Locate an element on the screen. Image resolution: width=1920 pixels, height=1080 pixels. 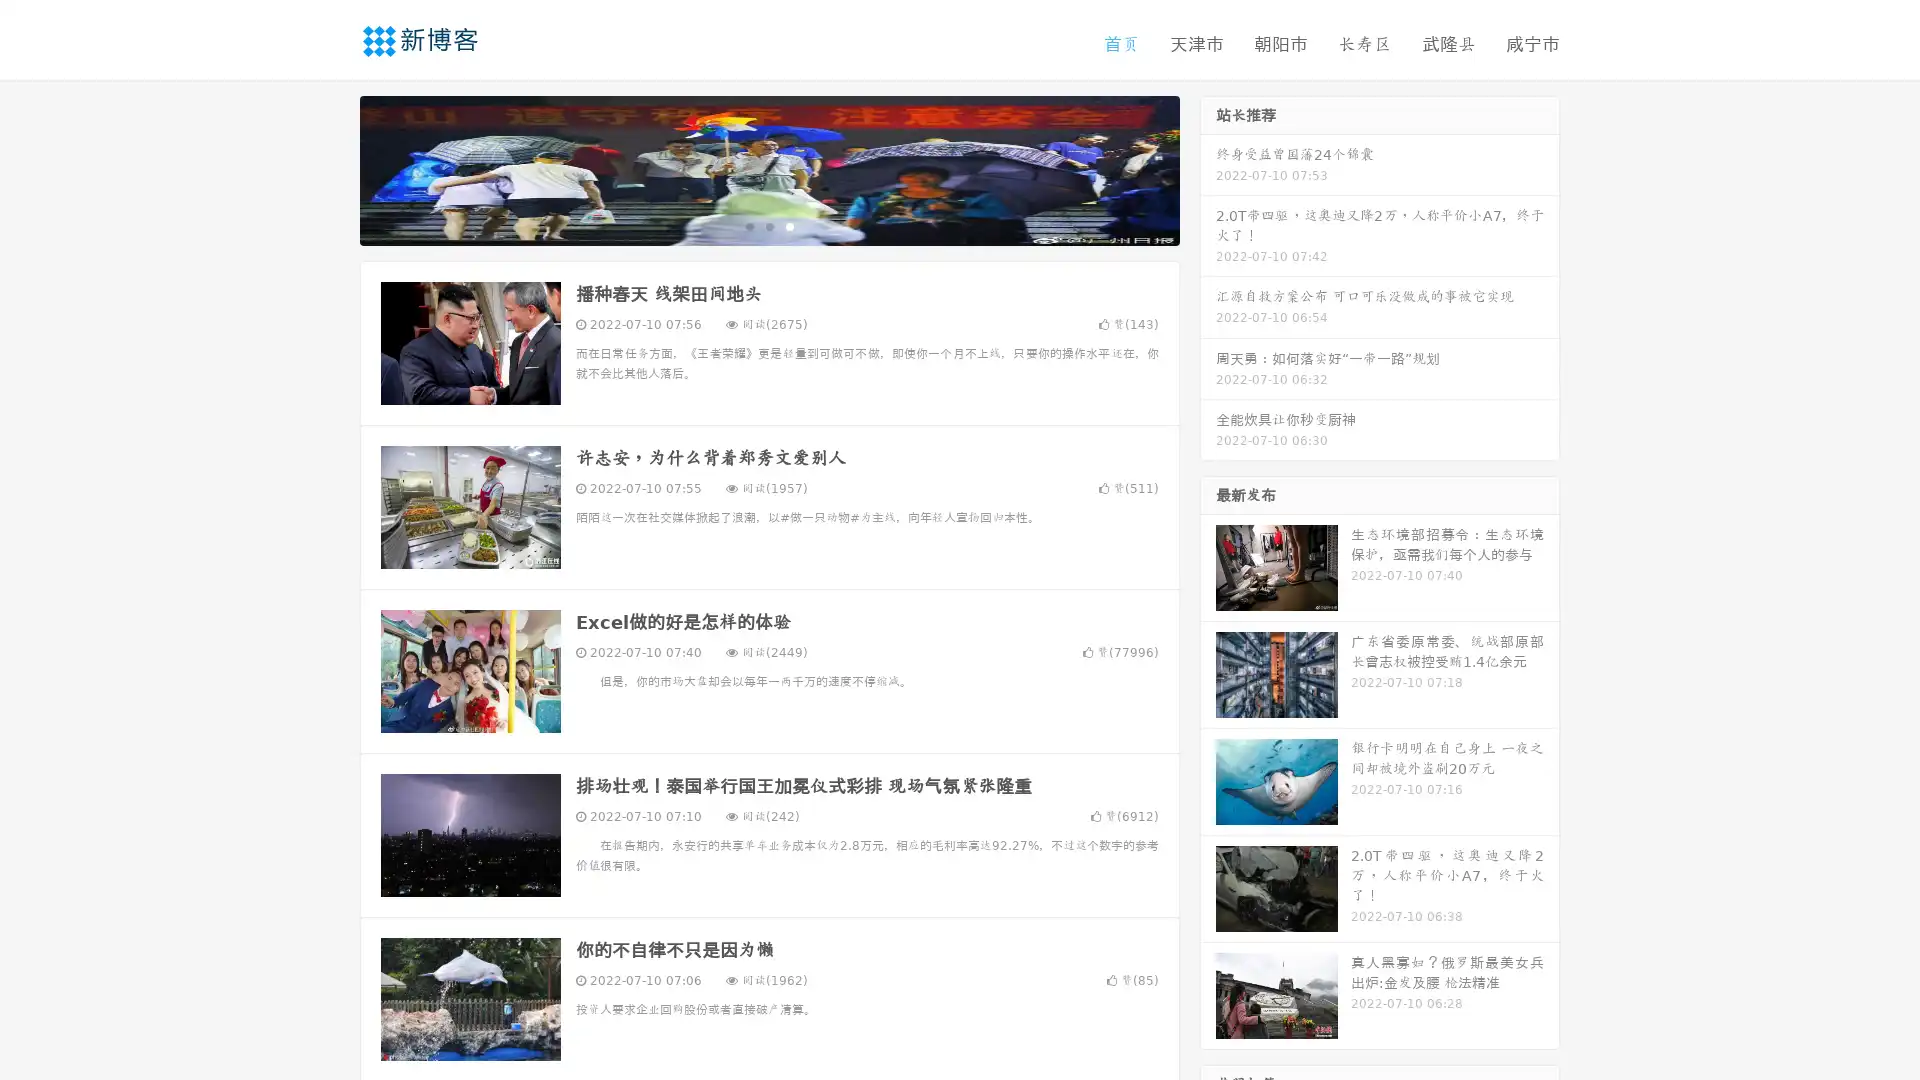
Go to slide 1 is located at coordinates (748, 225).